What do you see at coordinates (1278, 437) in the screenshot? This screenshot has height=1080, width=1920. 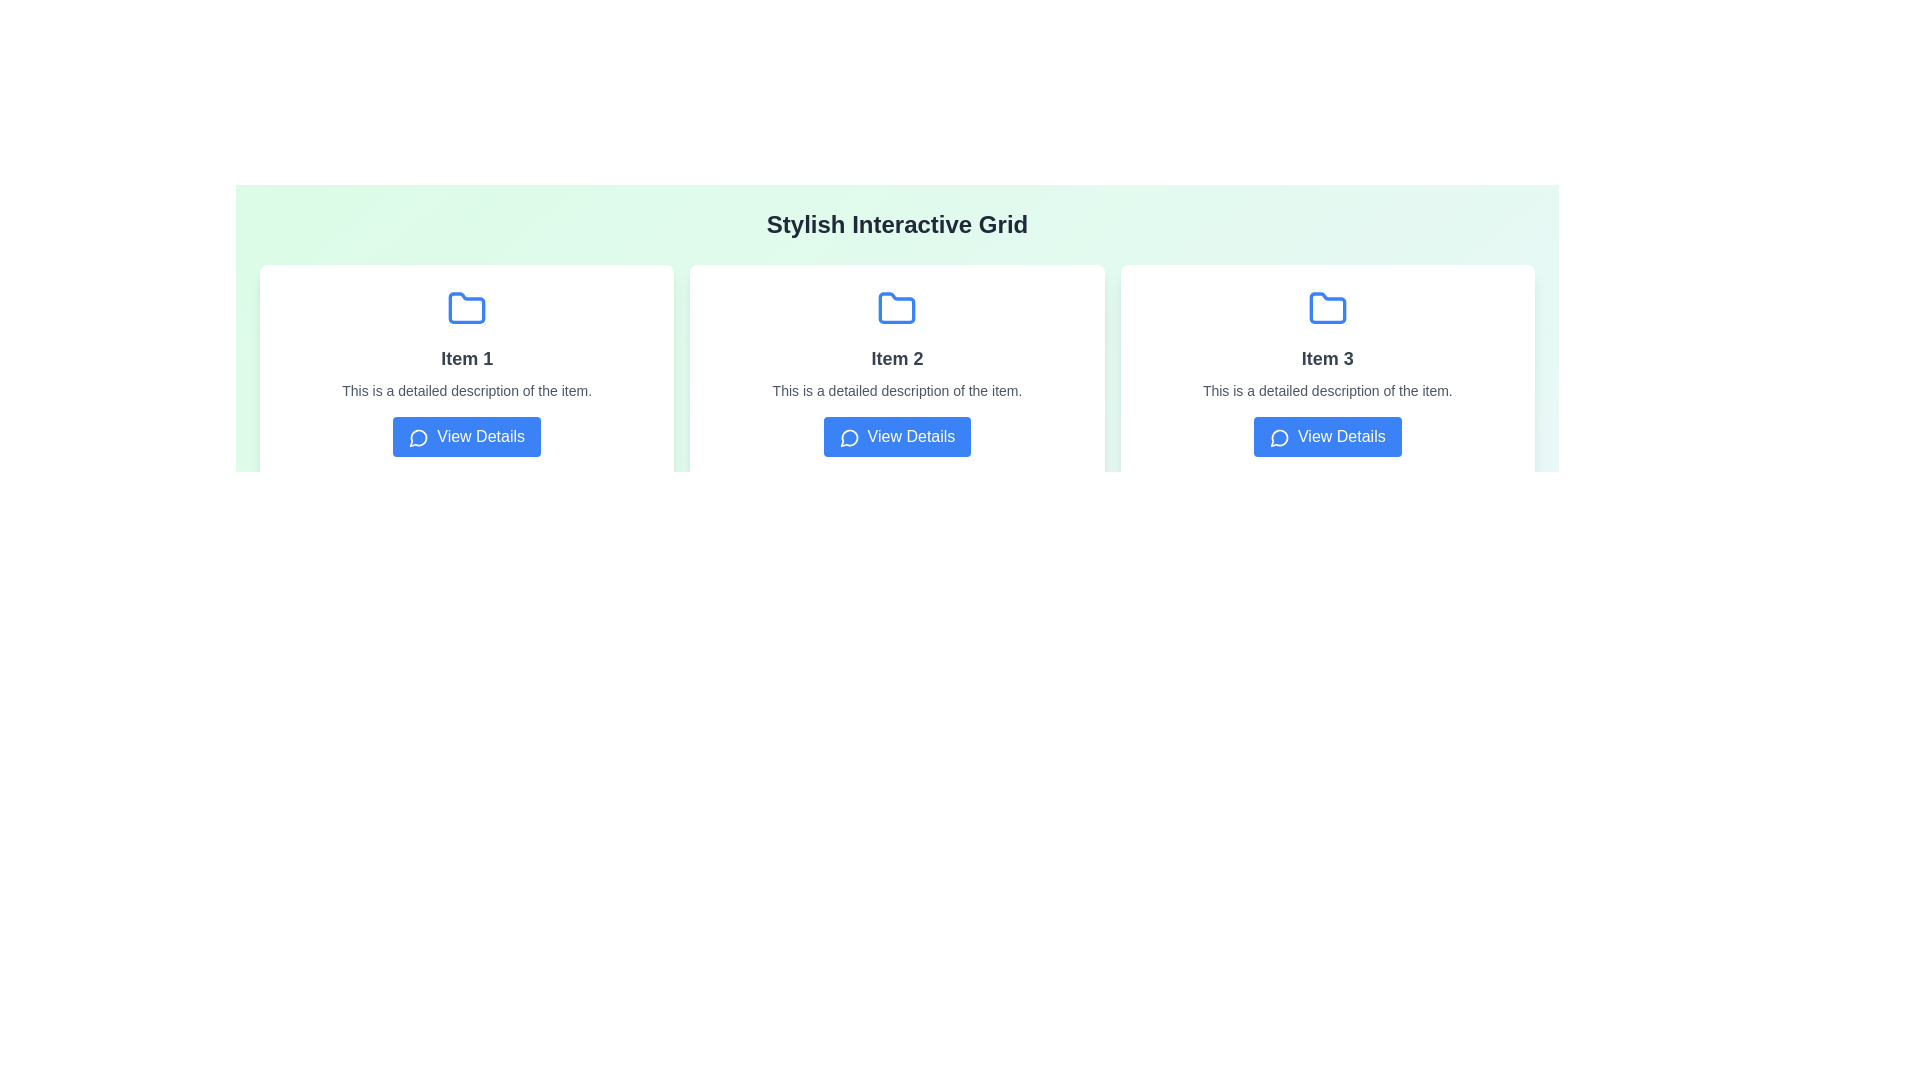 I see `the 'View Details' button which contains the icon for viewing detailed information, located in the third item of the three-item grid` at bounding box center [1278, 437].